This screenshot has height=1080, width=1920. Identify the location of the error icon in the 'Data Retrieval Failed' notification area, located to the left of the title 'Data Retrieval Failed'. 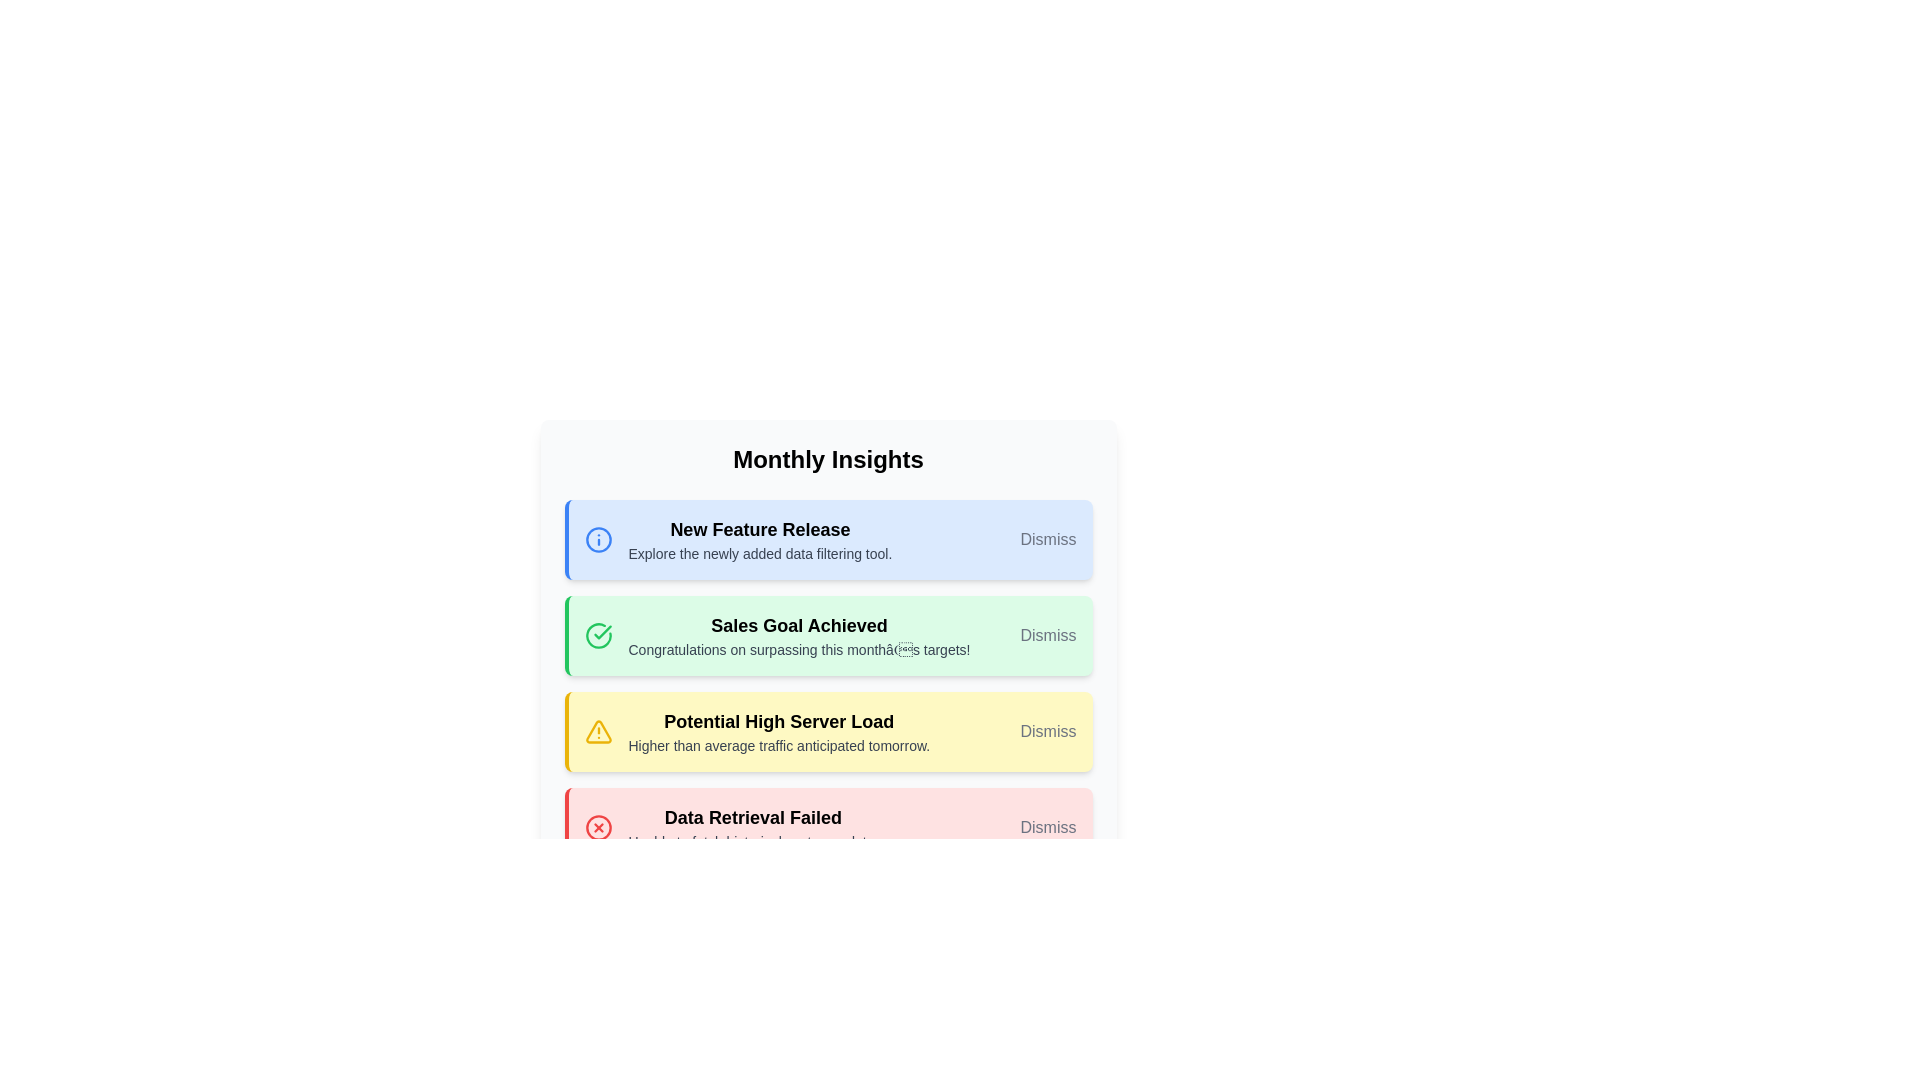
(597, 828).